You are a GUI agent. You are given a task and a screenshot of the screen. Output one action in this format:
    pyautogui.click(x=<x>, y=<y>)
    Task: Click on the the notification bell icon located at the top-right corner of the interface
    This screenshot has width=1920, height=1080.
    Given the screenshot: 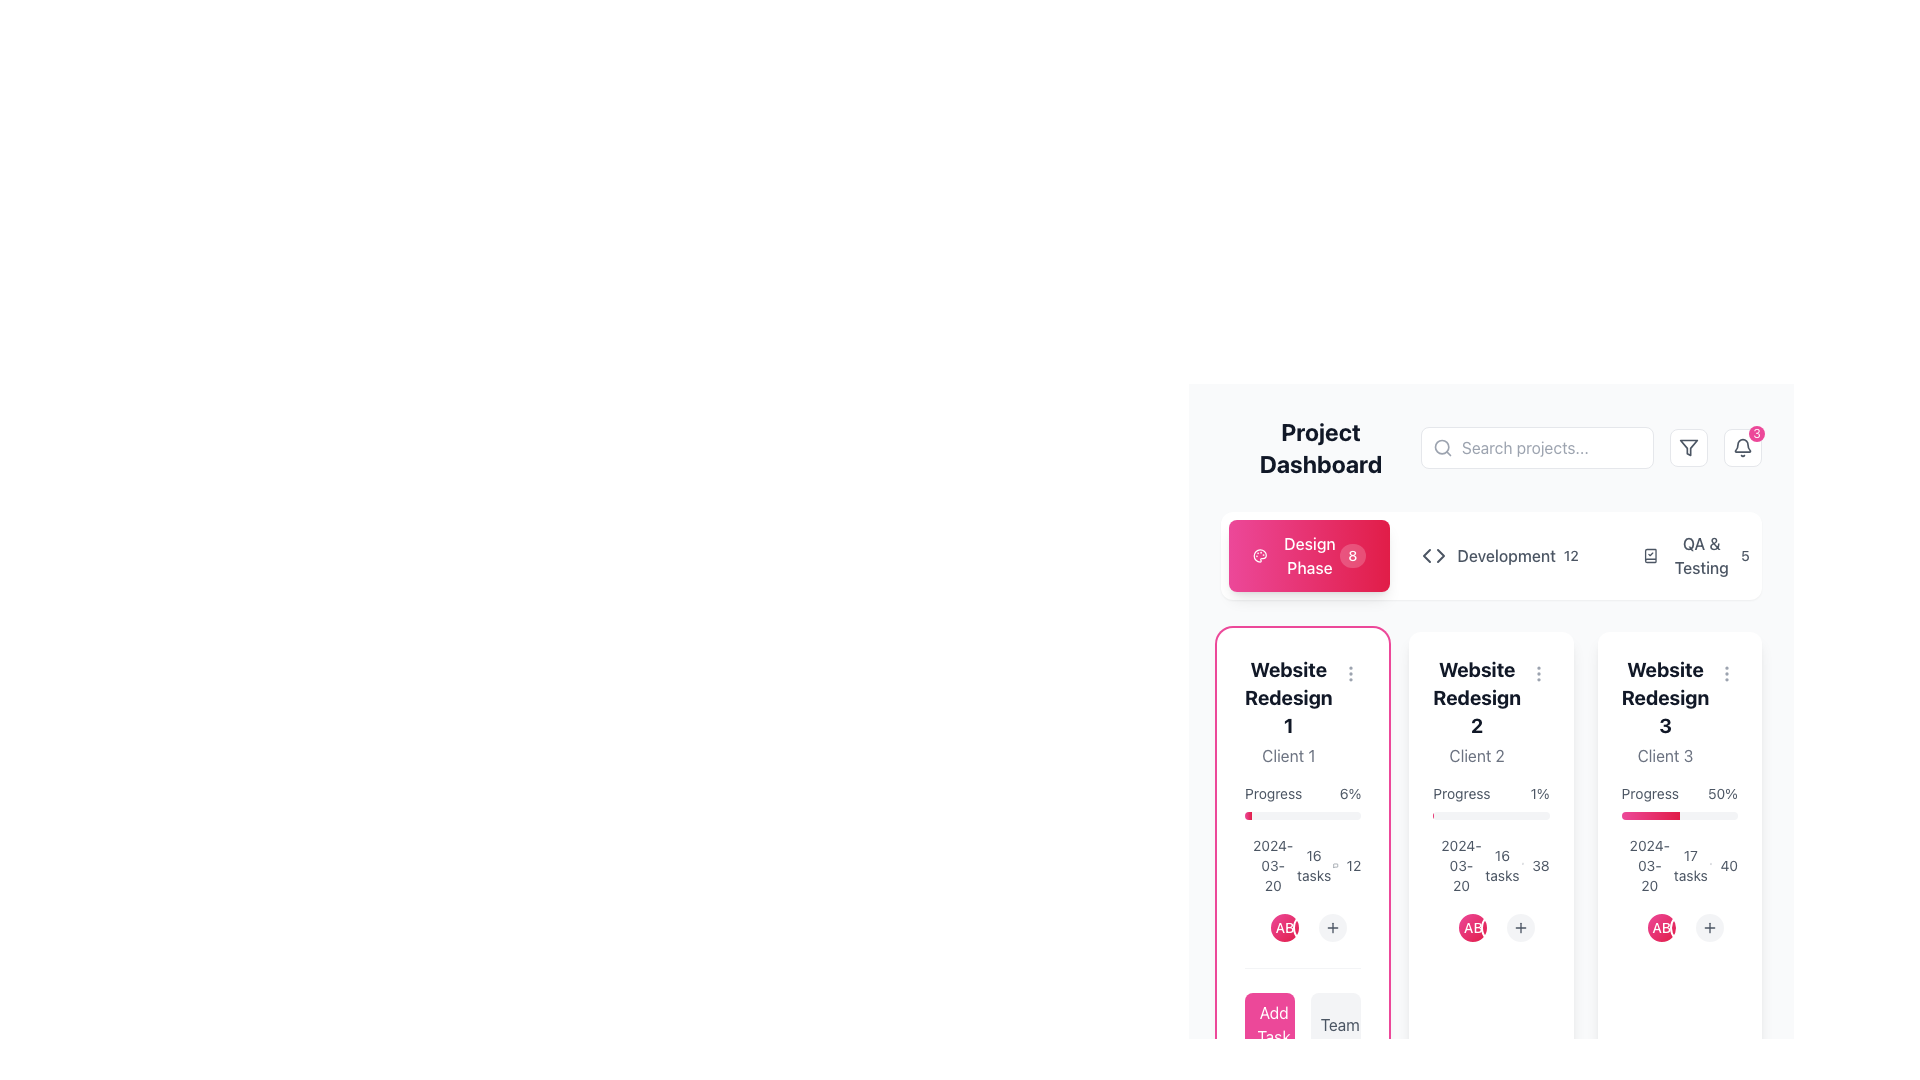 What is the action you would take?
    pyautogui.click(x=1741, y=446)
    